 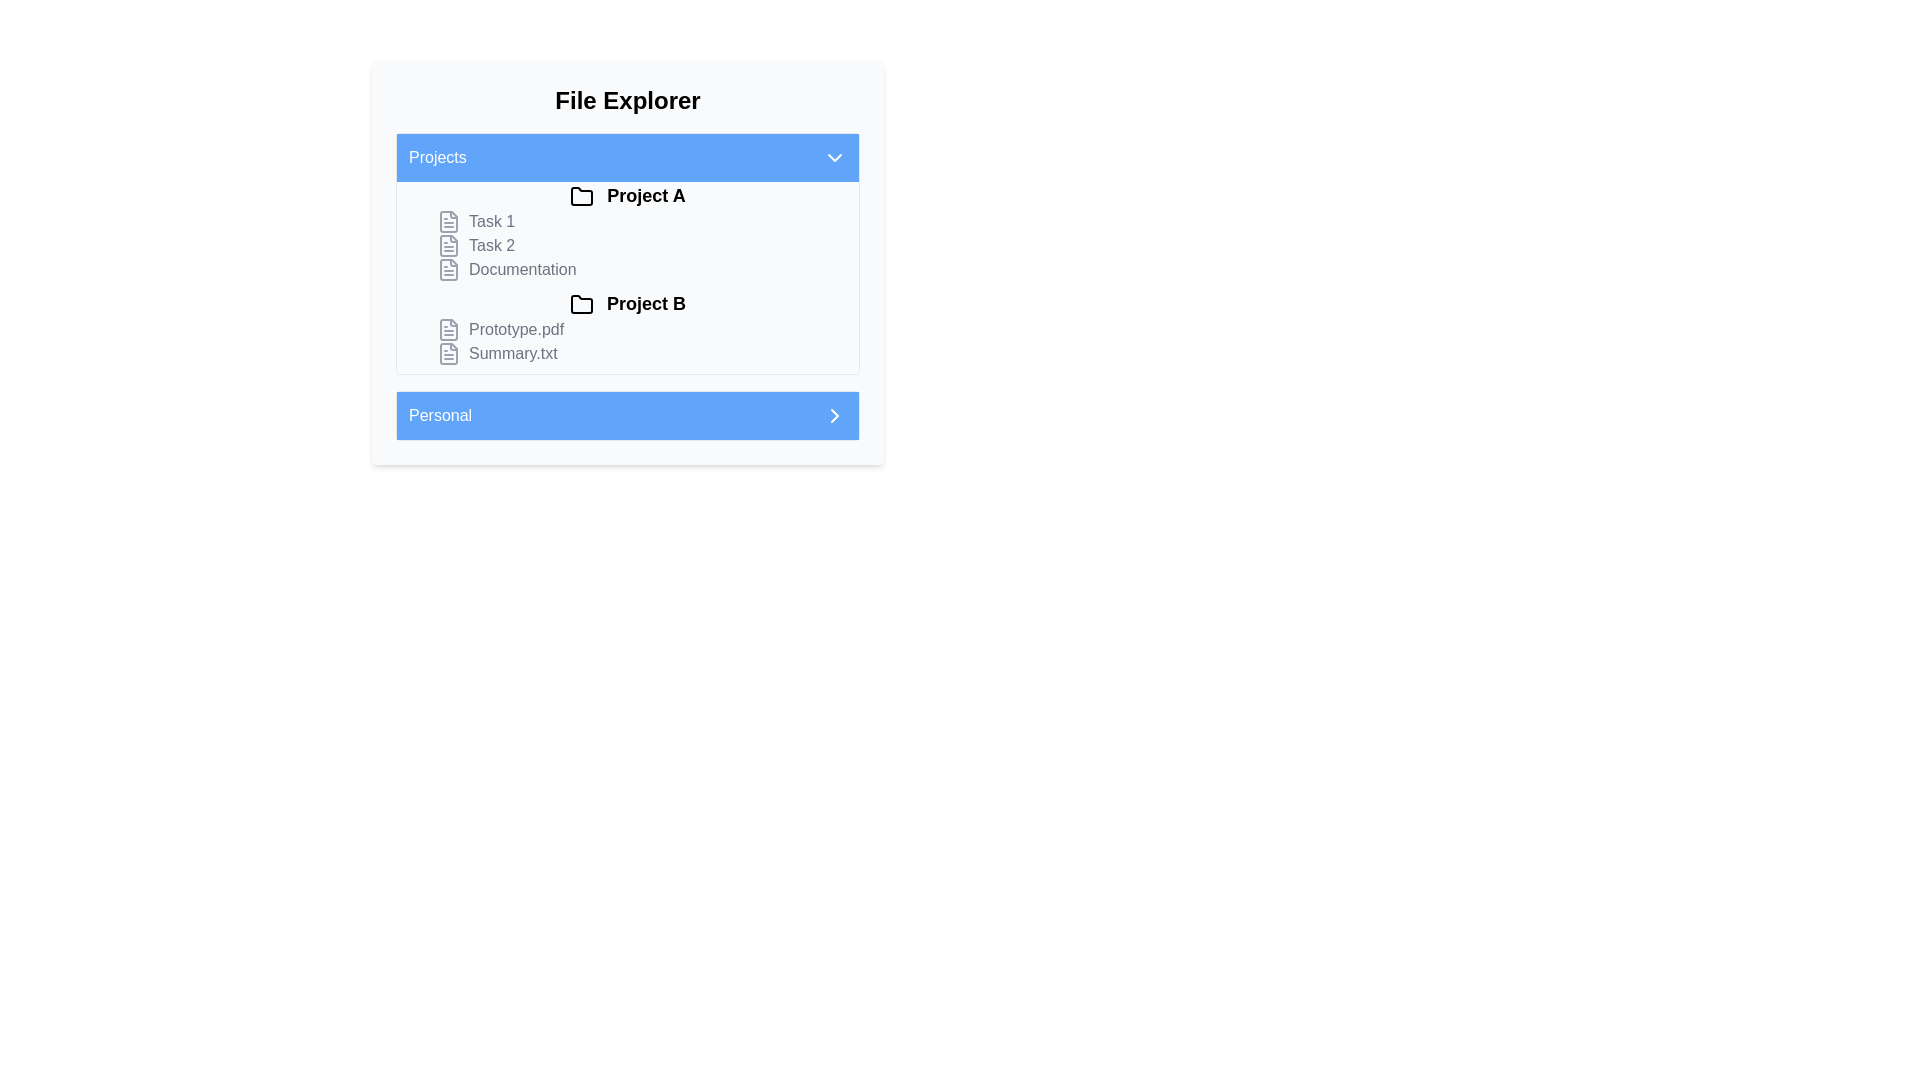 What do you see at coordinates (627, 326) in the screenshot?
I see `the 'Project B' folder located` at bounding box center [627, 326].